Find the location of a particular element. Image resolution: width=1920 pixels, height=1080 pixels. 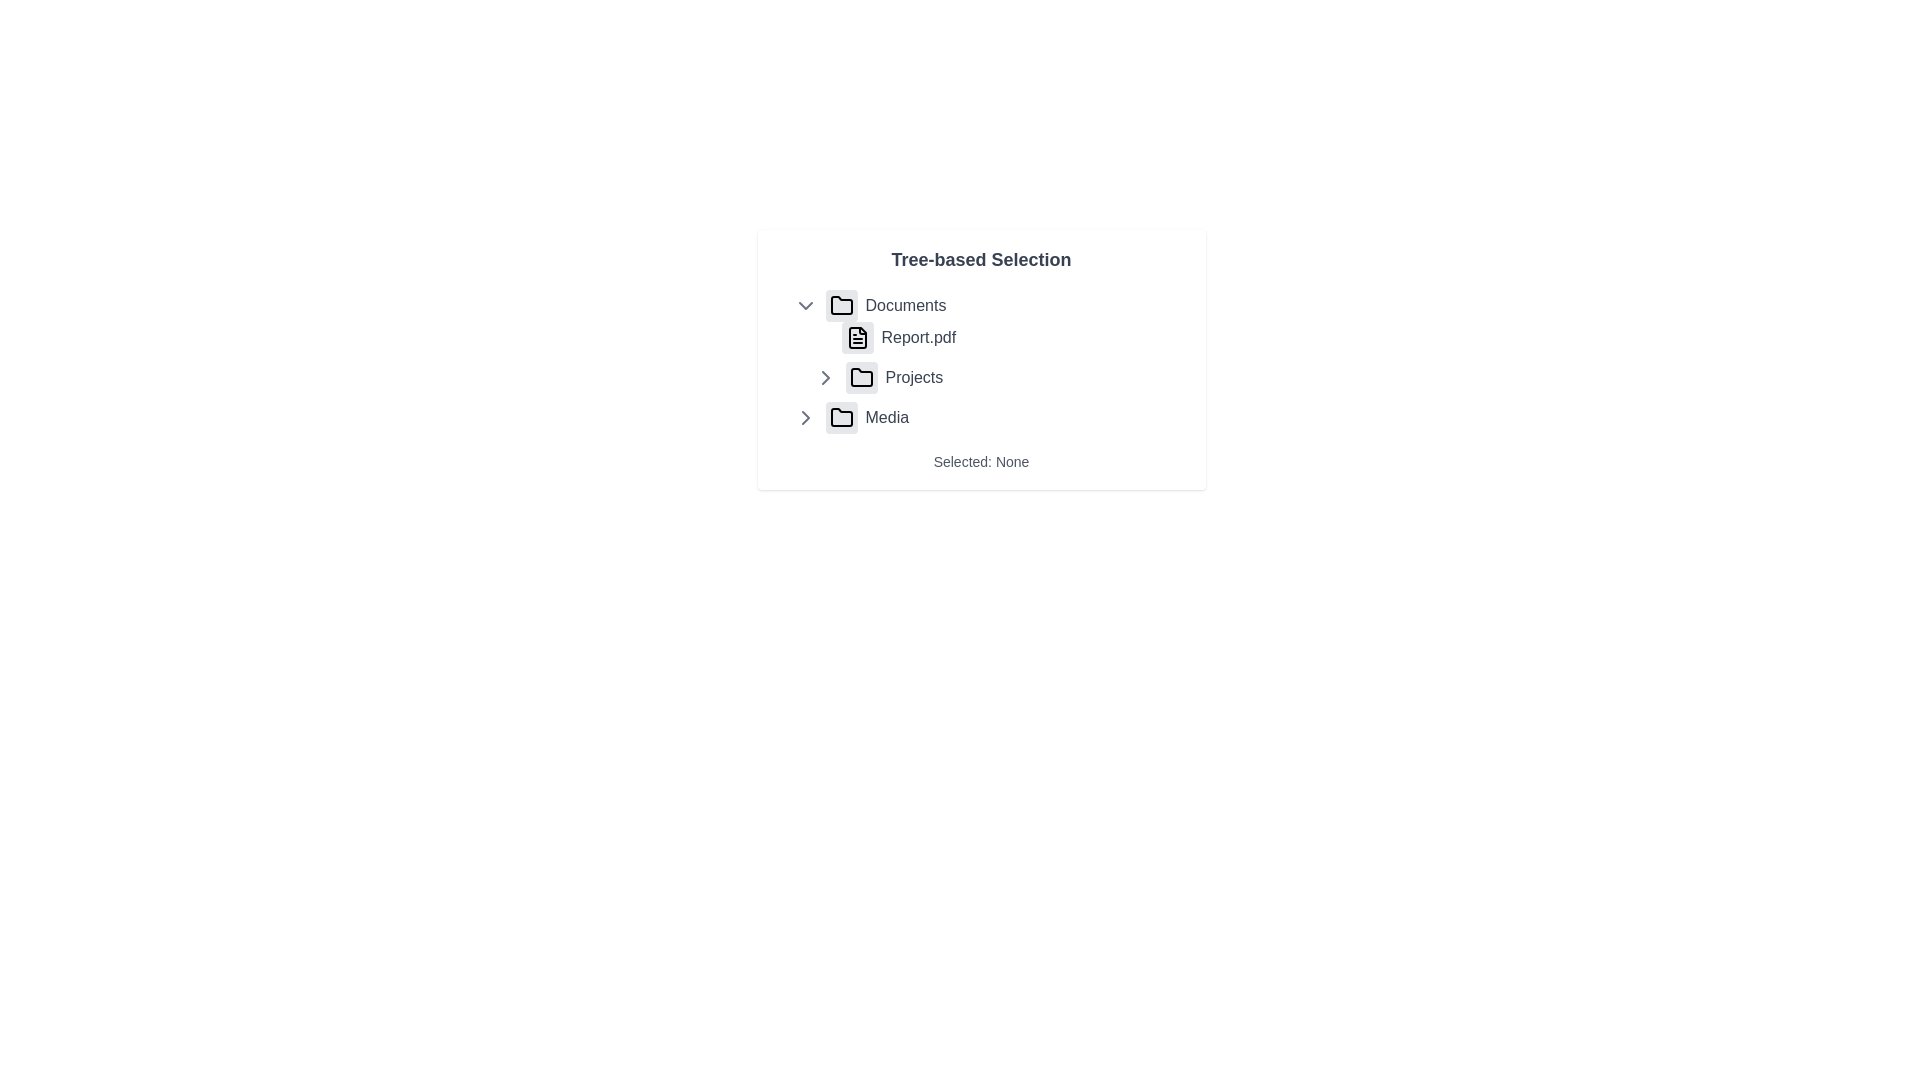

the selectable file item labeled 'Report.pdf' in the tree-based selection UI under the 'Documents' section is located at coordinates (1001, 337).